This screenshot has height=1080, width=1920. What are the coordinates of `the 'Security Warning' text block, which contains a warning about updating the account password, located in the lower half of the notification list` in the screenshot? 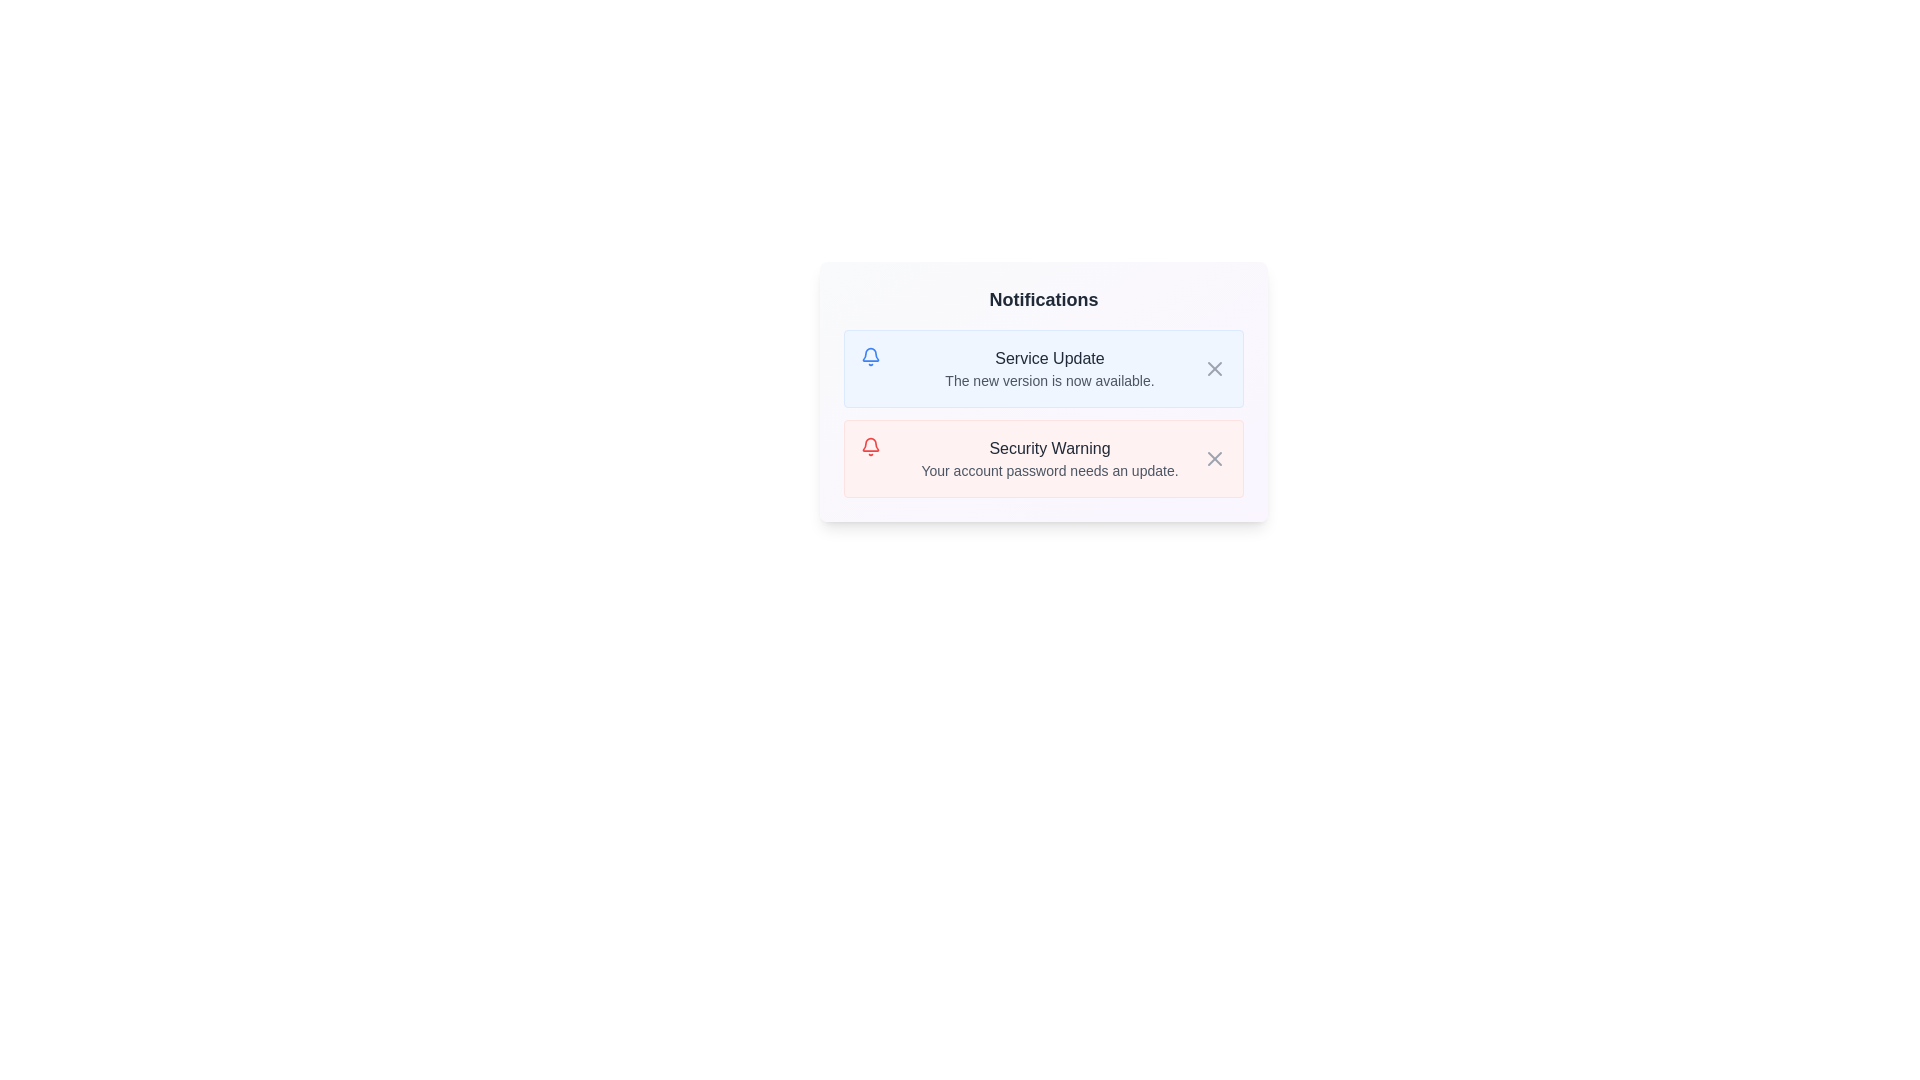 It's located at (1049, 459).